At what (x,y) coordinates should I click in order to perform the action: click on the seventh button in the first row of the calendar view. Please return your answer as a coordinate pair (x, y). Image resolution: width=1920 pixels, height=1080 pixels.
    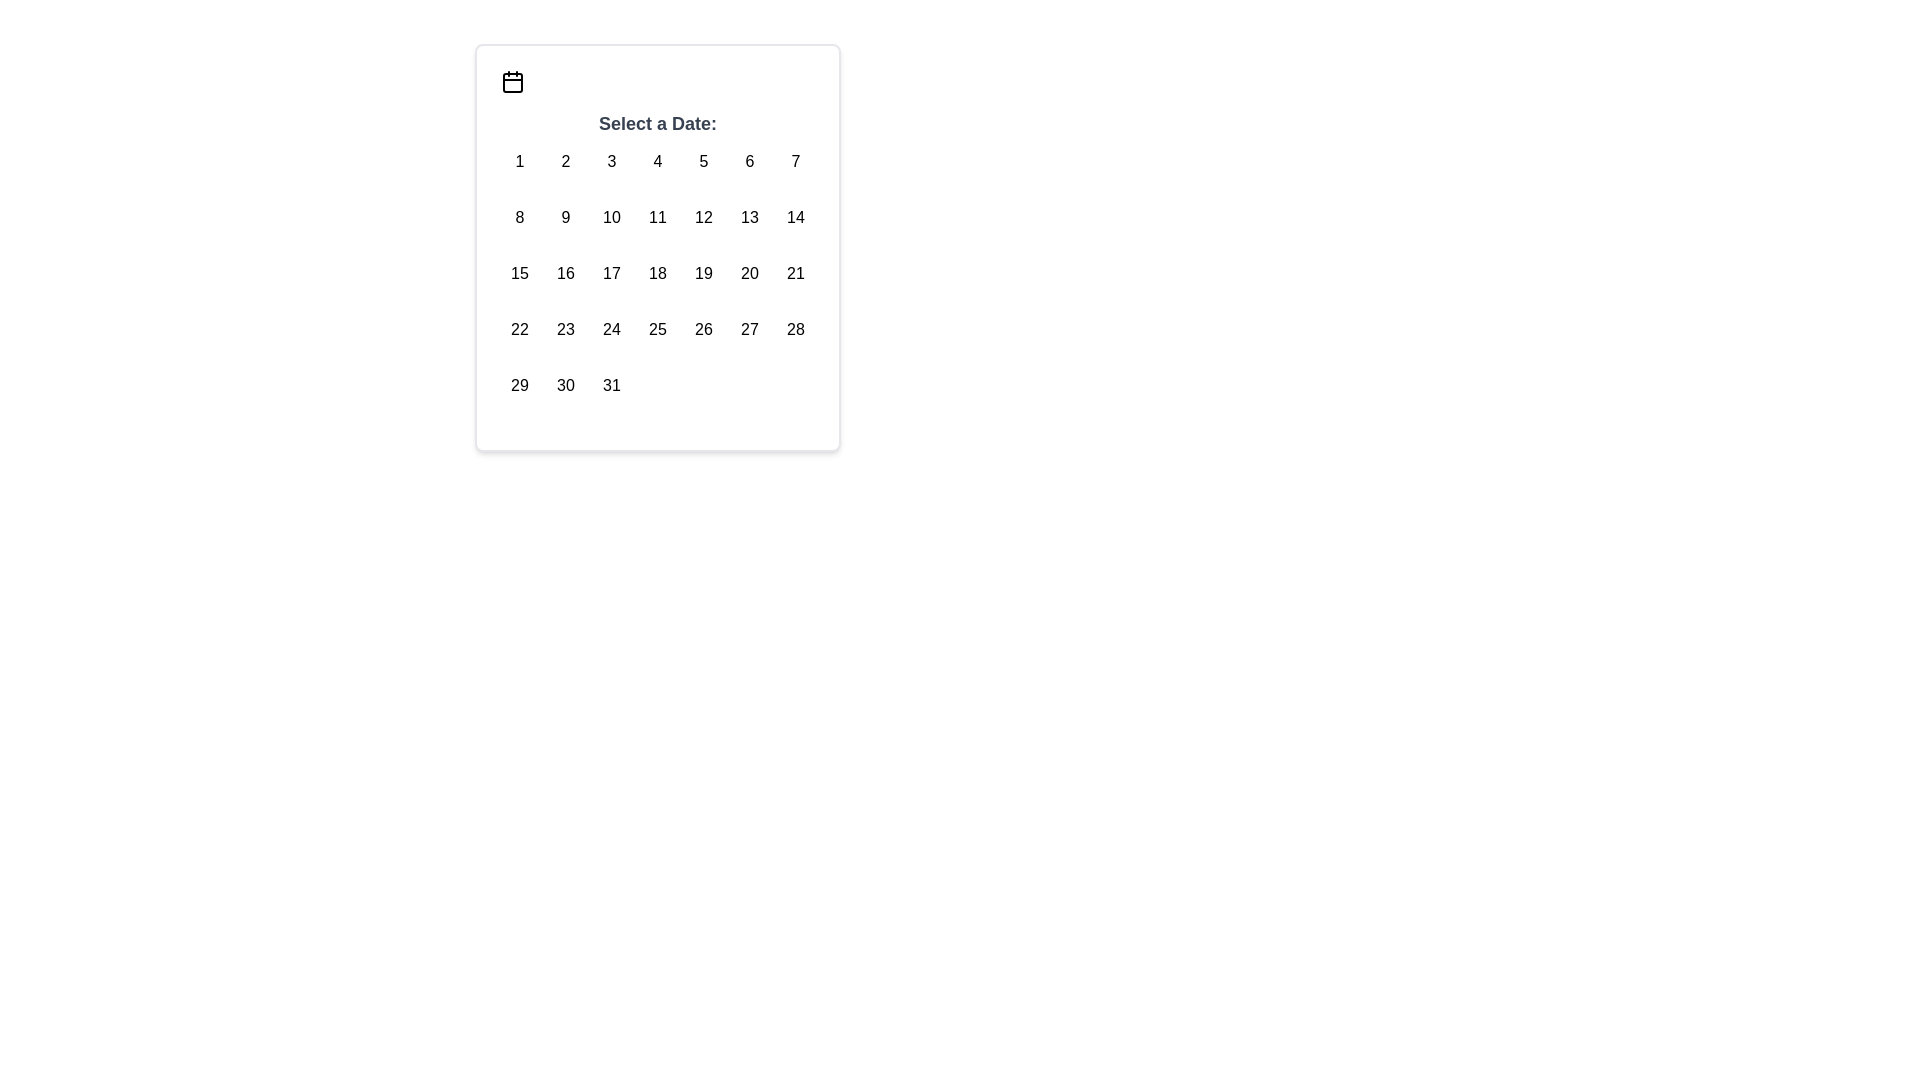
    Looking at the image, I should click on (795, 161).